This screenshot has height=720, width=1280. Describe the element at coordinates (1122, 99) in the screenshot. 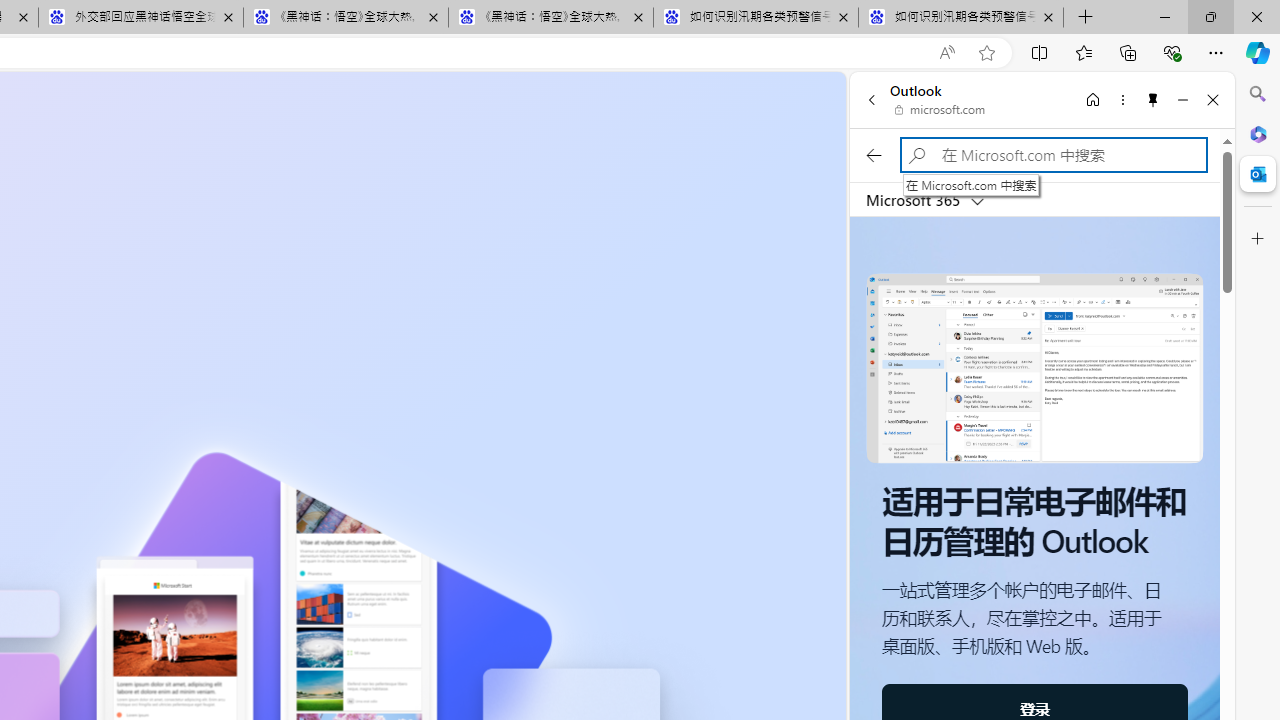

I see `'More options'` at that location.